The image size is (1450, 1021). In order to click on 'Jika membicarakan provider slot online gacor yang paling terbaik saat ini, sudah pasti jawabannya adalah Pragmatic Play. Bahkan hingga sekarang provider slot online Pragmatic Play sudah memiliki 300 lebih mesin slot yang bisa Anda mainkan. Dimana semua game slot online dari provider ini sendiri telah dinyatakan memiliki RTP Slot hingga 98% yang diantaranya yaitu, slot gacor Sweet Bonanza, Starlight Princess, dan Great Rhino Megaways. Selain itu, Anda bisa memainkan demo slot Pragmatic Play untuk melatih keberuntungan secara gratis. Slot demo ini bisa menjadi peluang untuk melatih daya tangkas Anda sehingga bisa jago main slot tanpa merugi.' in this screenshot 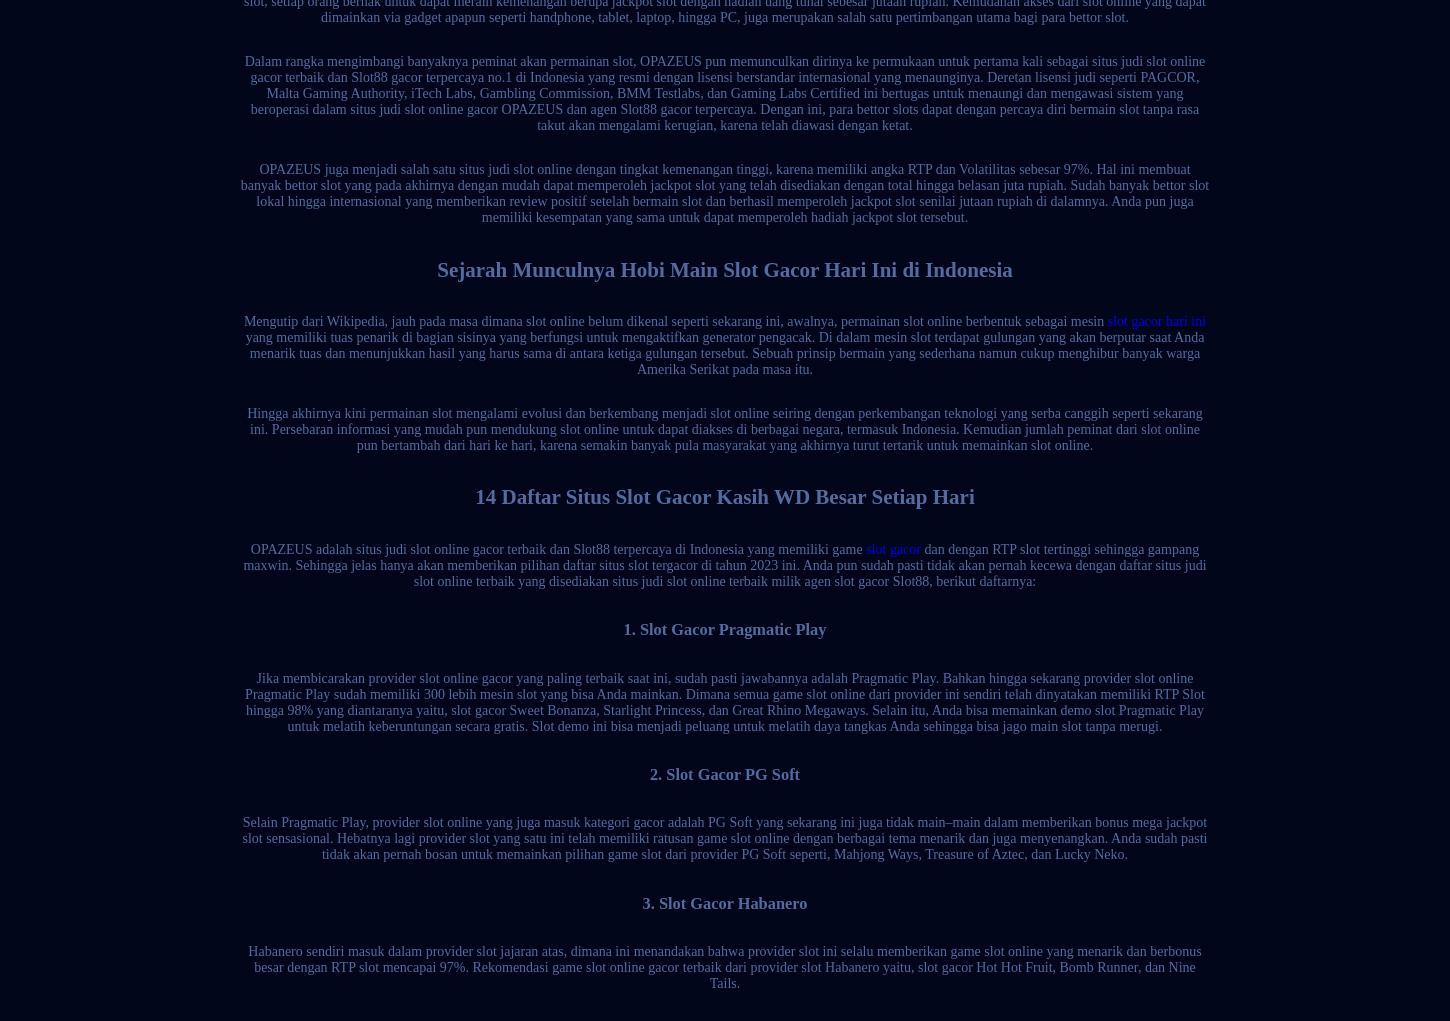, I will do `click(723, 701)`.